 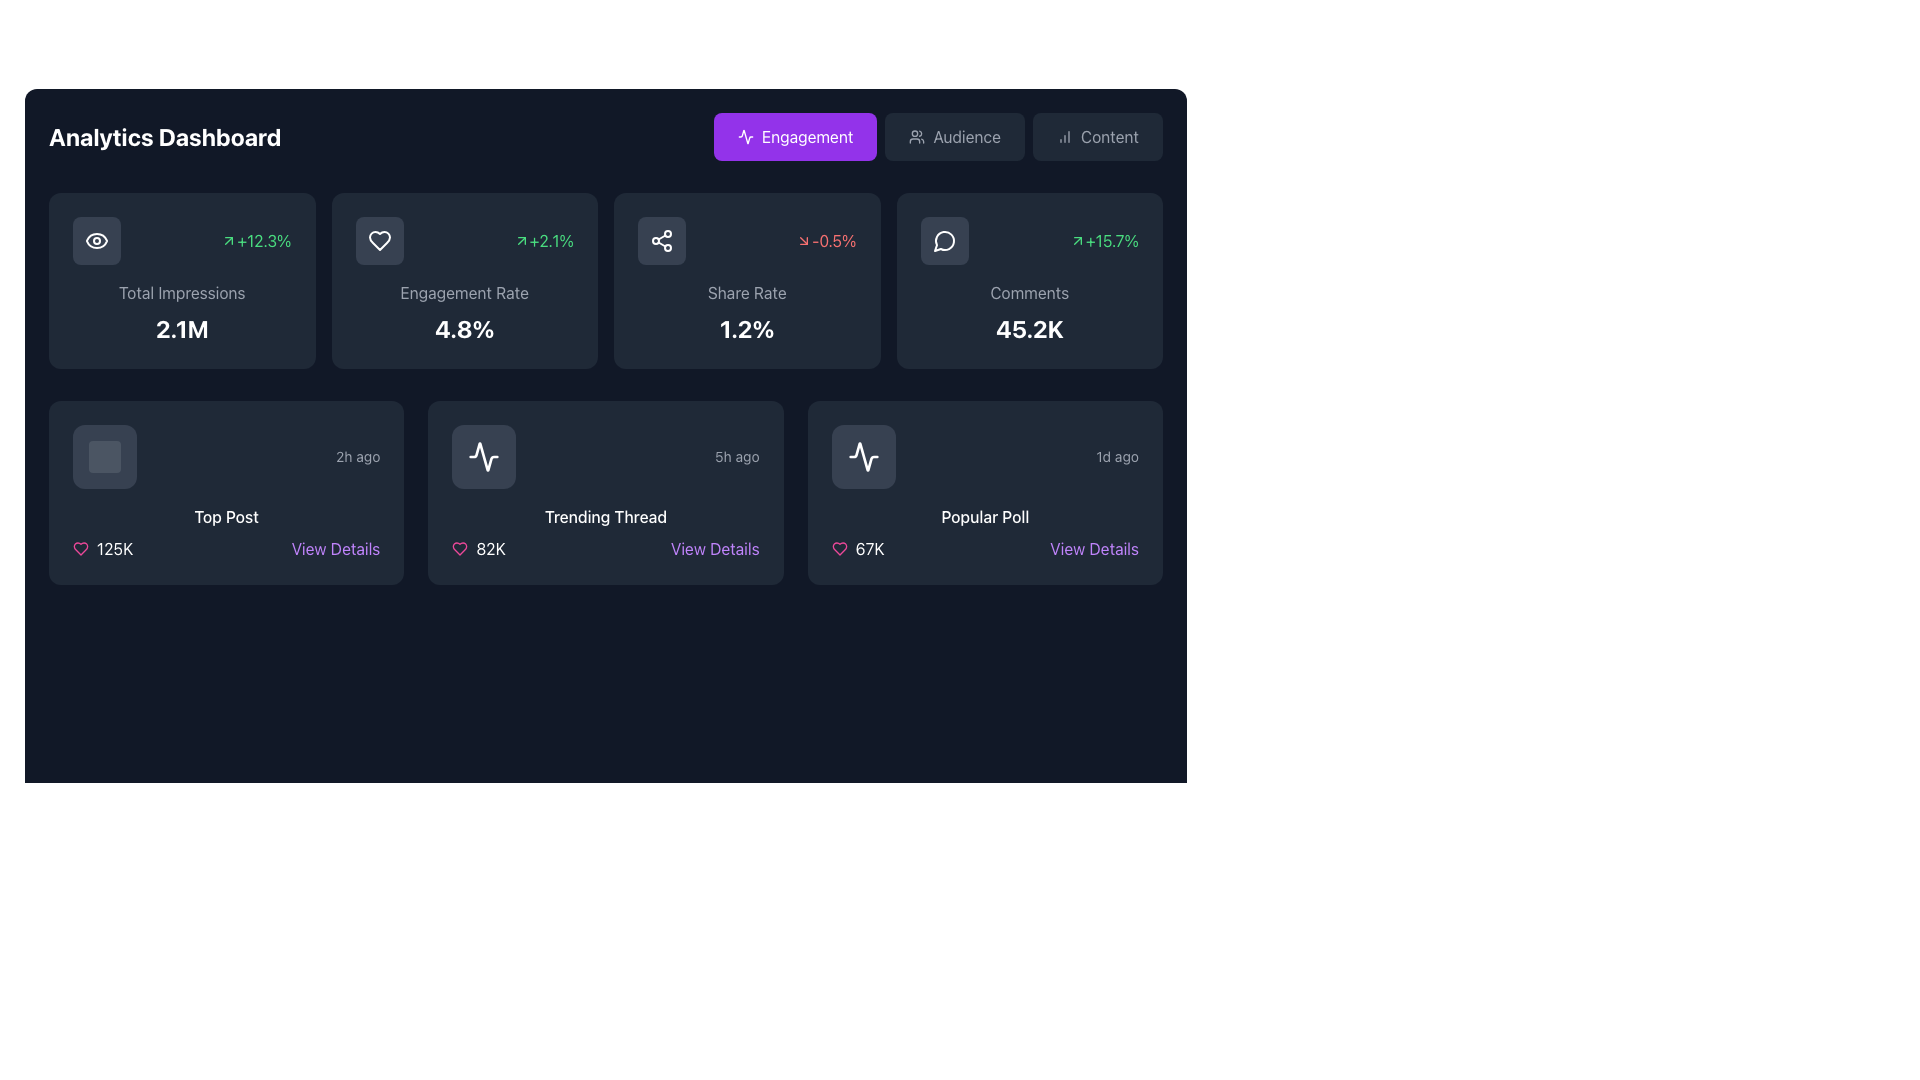 What do you see at coordinates (1076, 239) in the screenshot?
I see `the small green upward-right arrow icon located in the upper-middle section of the 'Comments' card, adjacent to the '+15.7%' percentage value` at bounding box center [1076, 239].